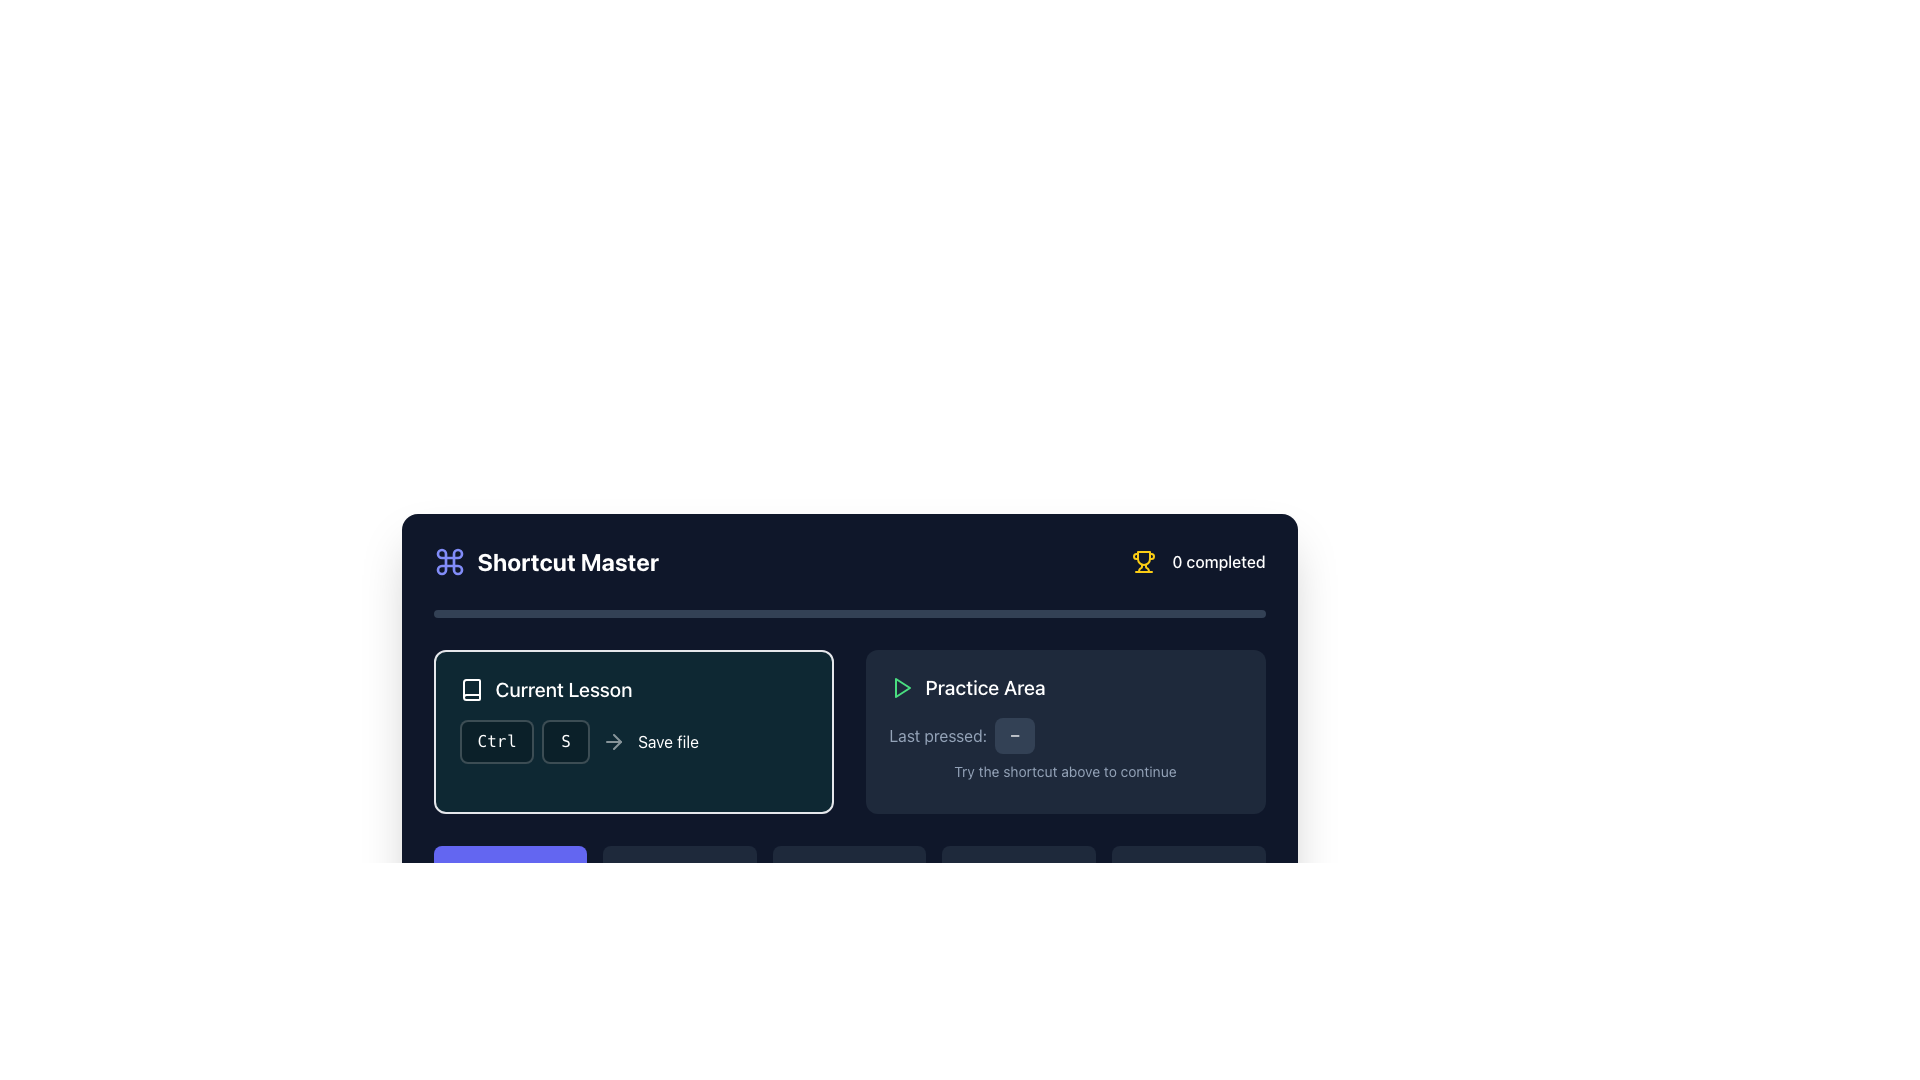  What do you see at coordinates (1015, 736) in the screenshot?
I see `the Button-like label that indicates the last shortcut key pressed, located in the 'Practice Area' section adjacent to the 'Last pressed:' label` at bounding box center [1015, 736].